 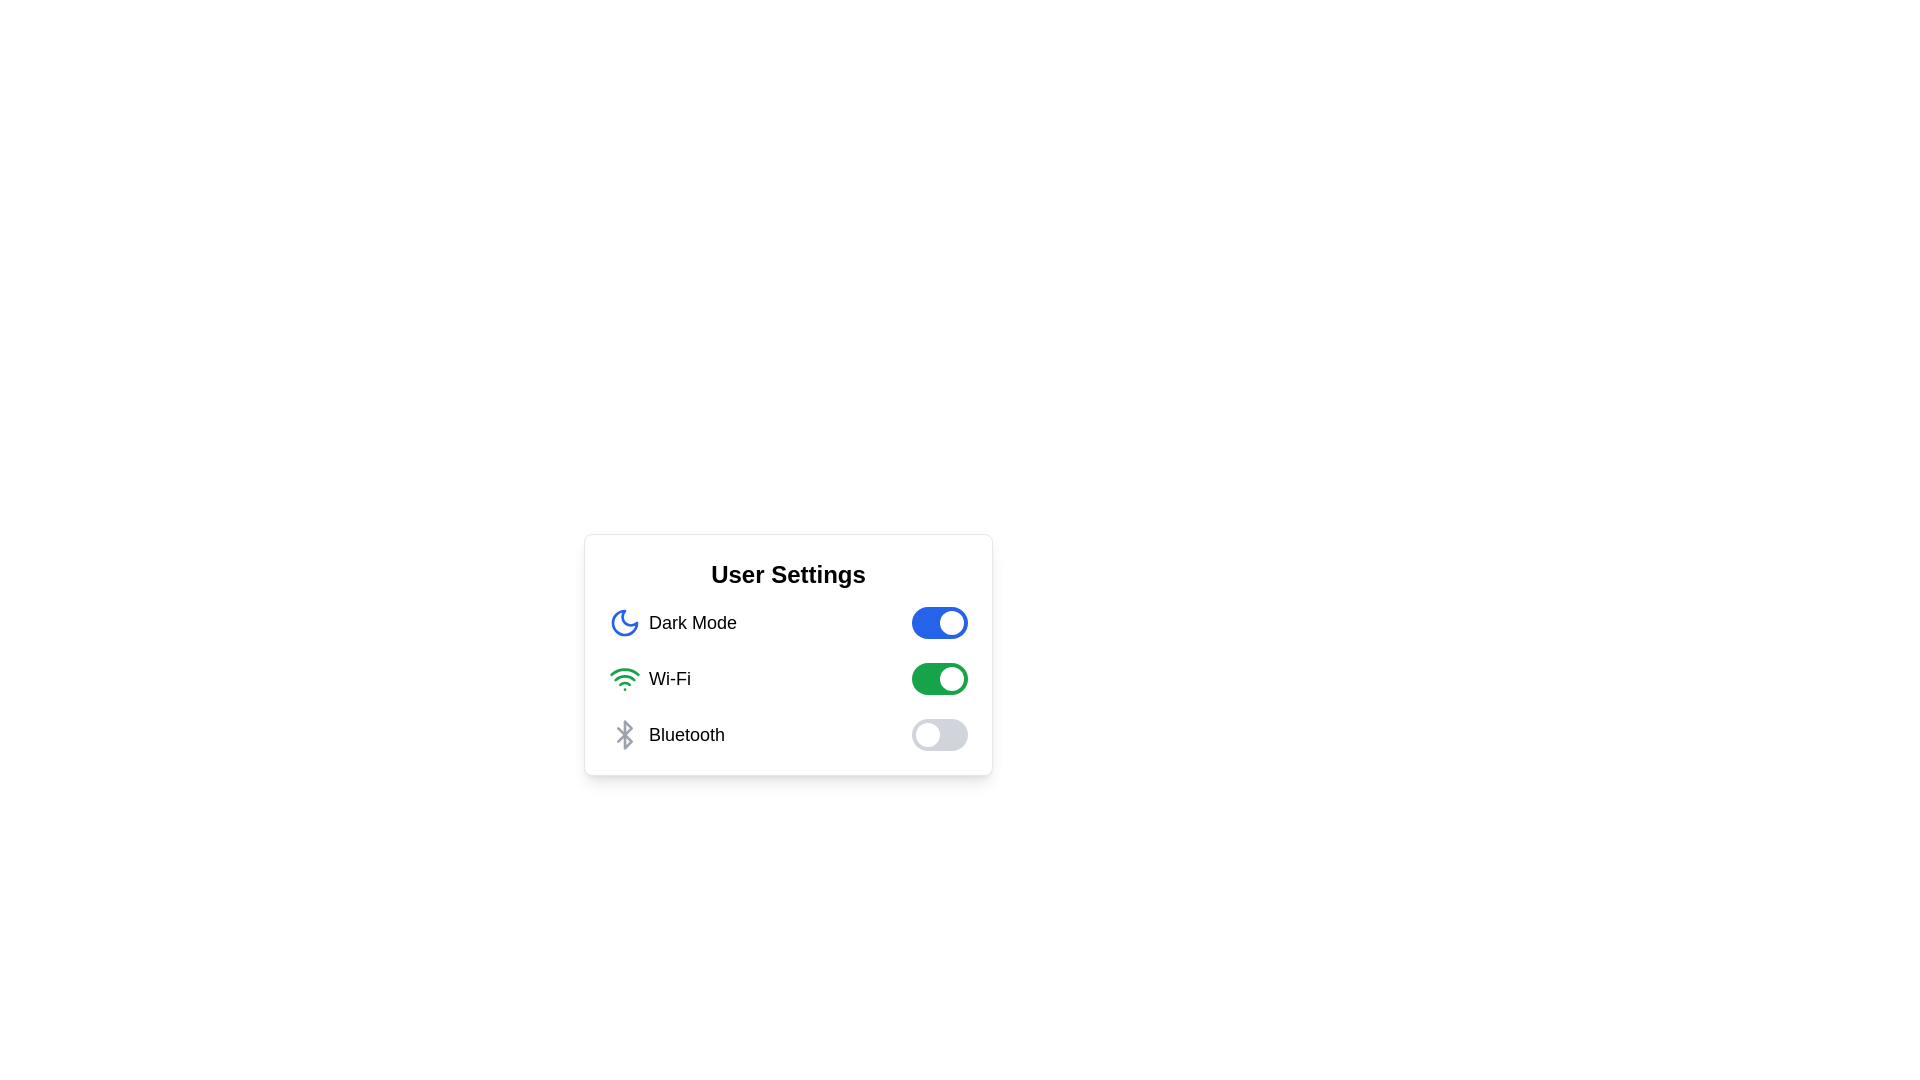 What do you see at coordinates (939, 735) in the screenshot?
I see `the Bluetooth toggle switch to change its state in the User Settings panel` at bounding box center [939, 735].